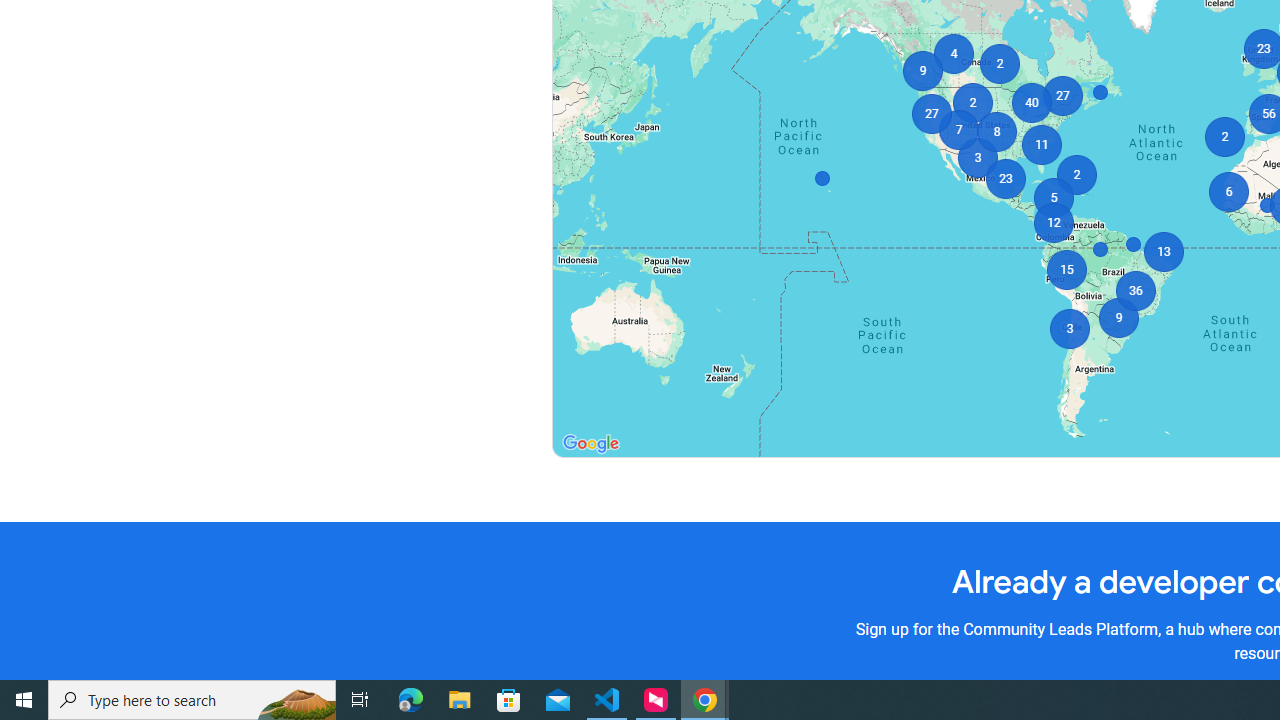 This screenshot has height=720, width=1280. I want to click on '5', so click(1052, 198).